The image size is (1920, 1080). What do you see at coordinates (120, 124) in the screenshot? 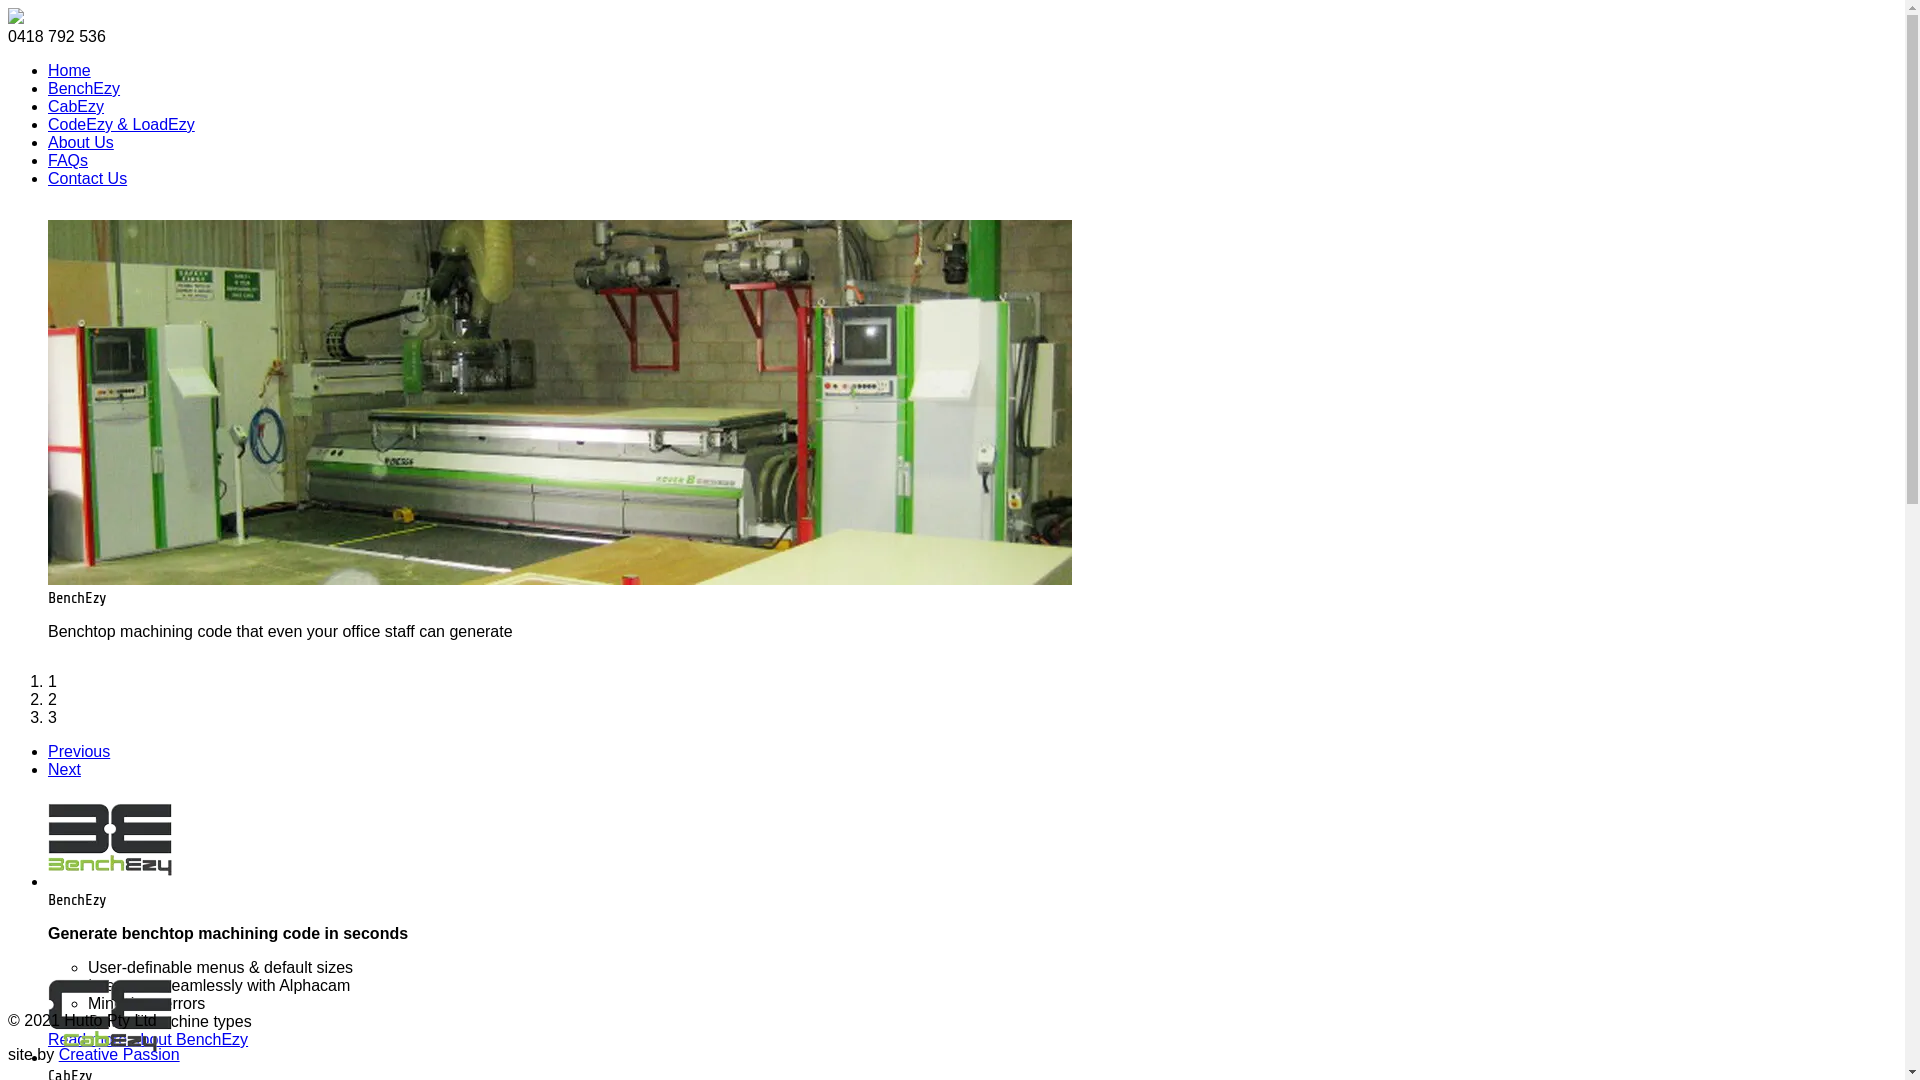
I see `'CodeEzy & LoadEzy'` at bounding box center [120, 124].